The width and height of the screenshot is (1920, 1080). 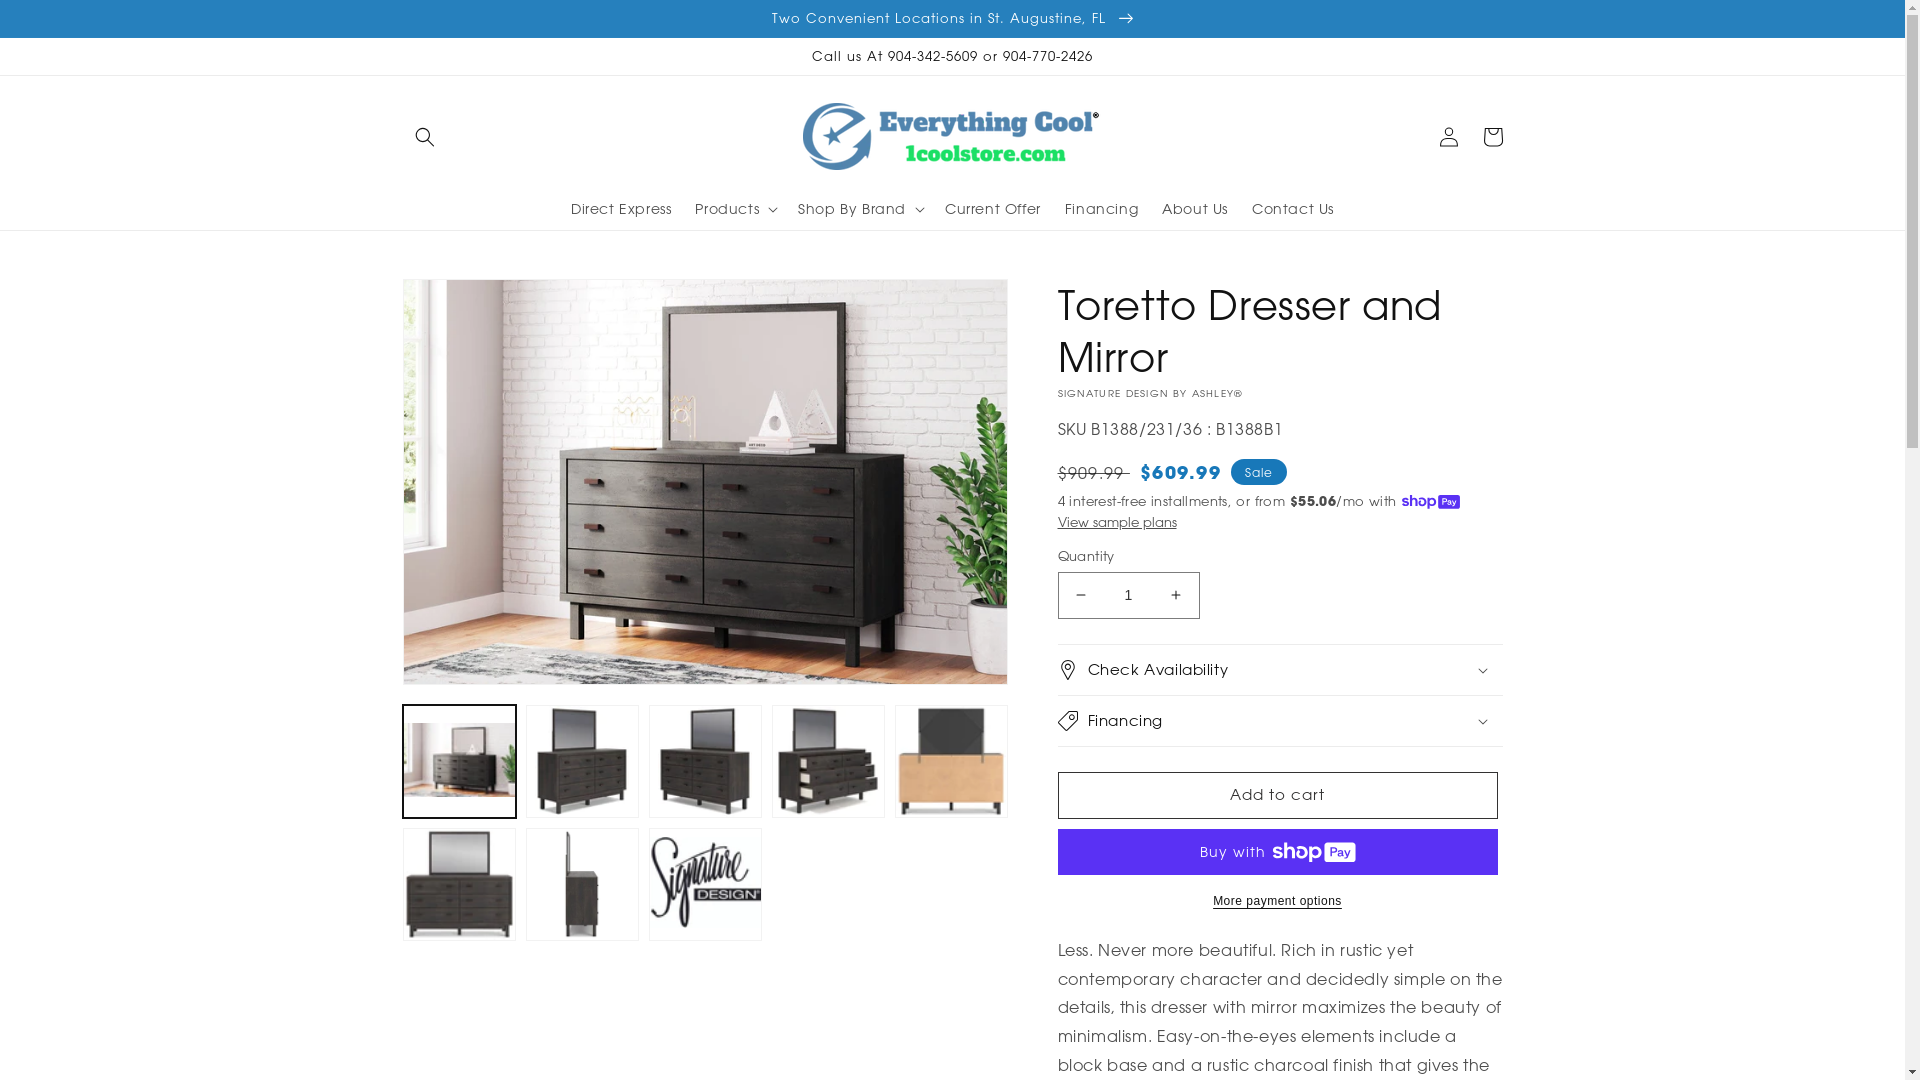 What do you see at coordinates (1079, 594) in the screenshot?
I see `'Decrease quantity for Toretto Dresser and Mirror'` at bounding box center [1079, 594].